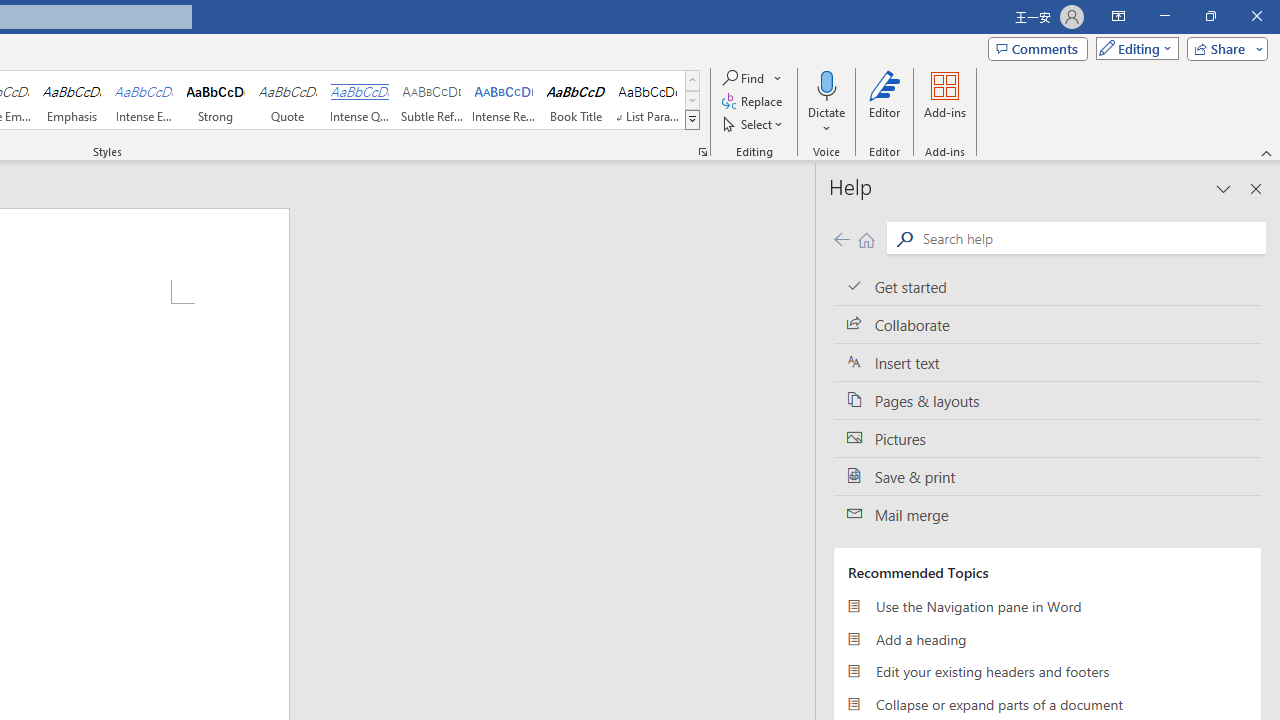 This screenshot has height=720, width=1280. I want to click on 'Close pane', so click(1255, 189).